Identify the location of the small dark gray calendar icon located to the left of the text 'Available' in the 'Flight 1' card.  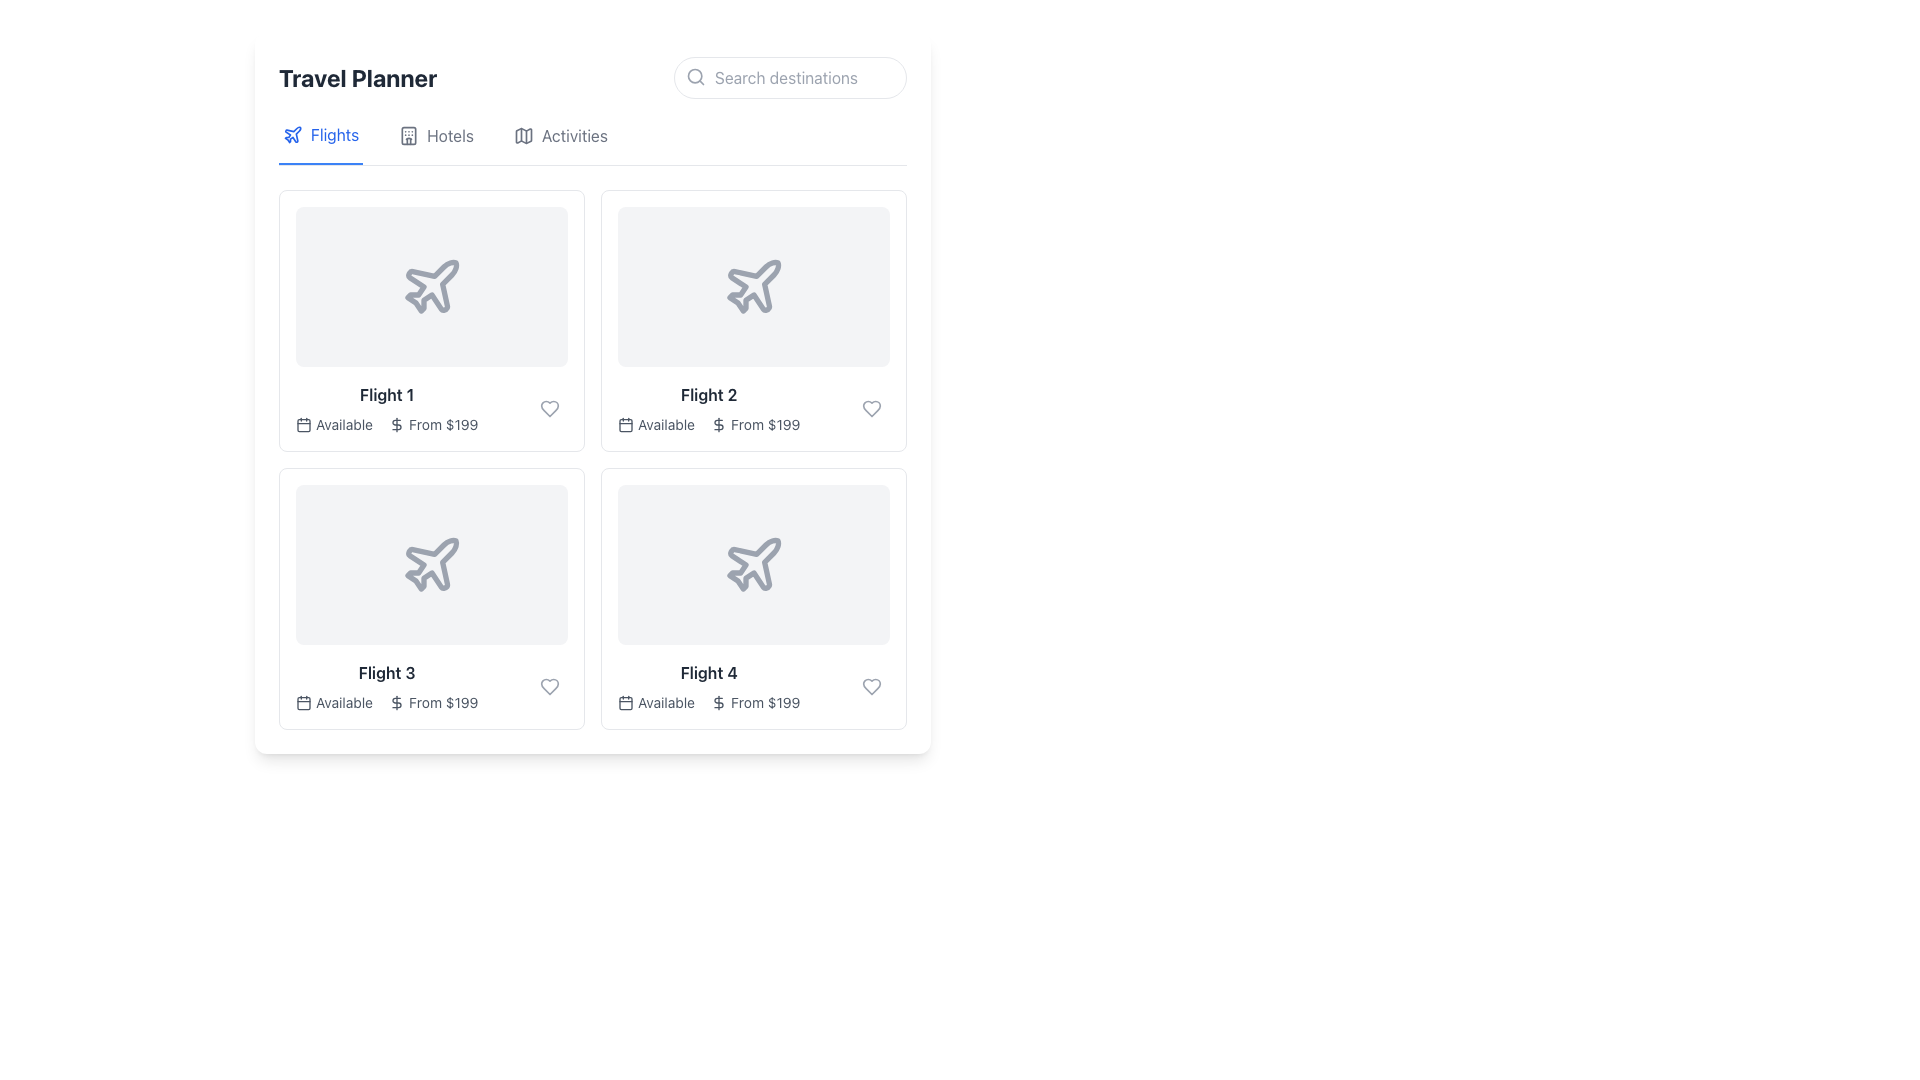
(302, 423).